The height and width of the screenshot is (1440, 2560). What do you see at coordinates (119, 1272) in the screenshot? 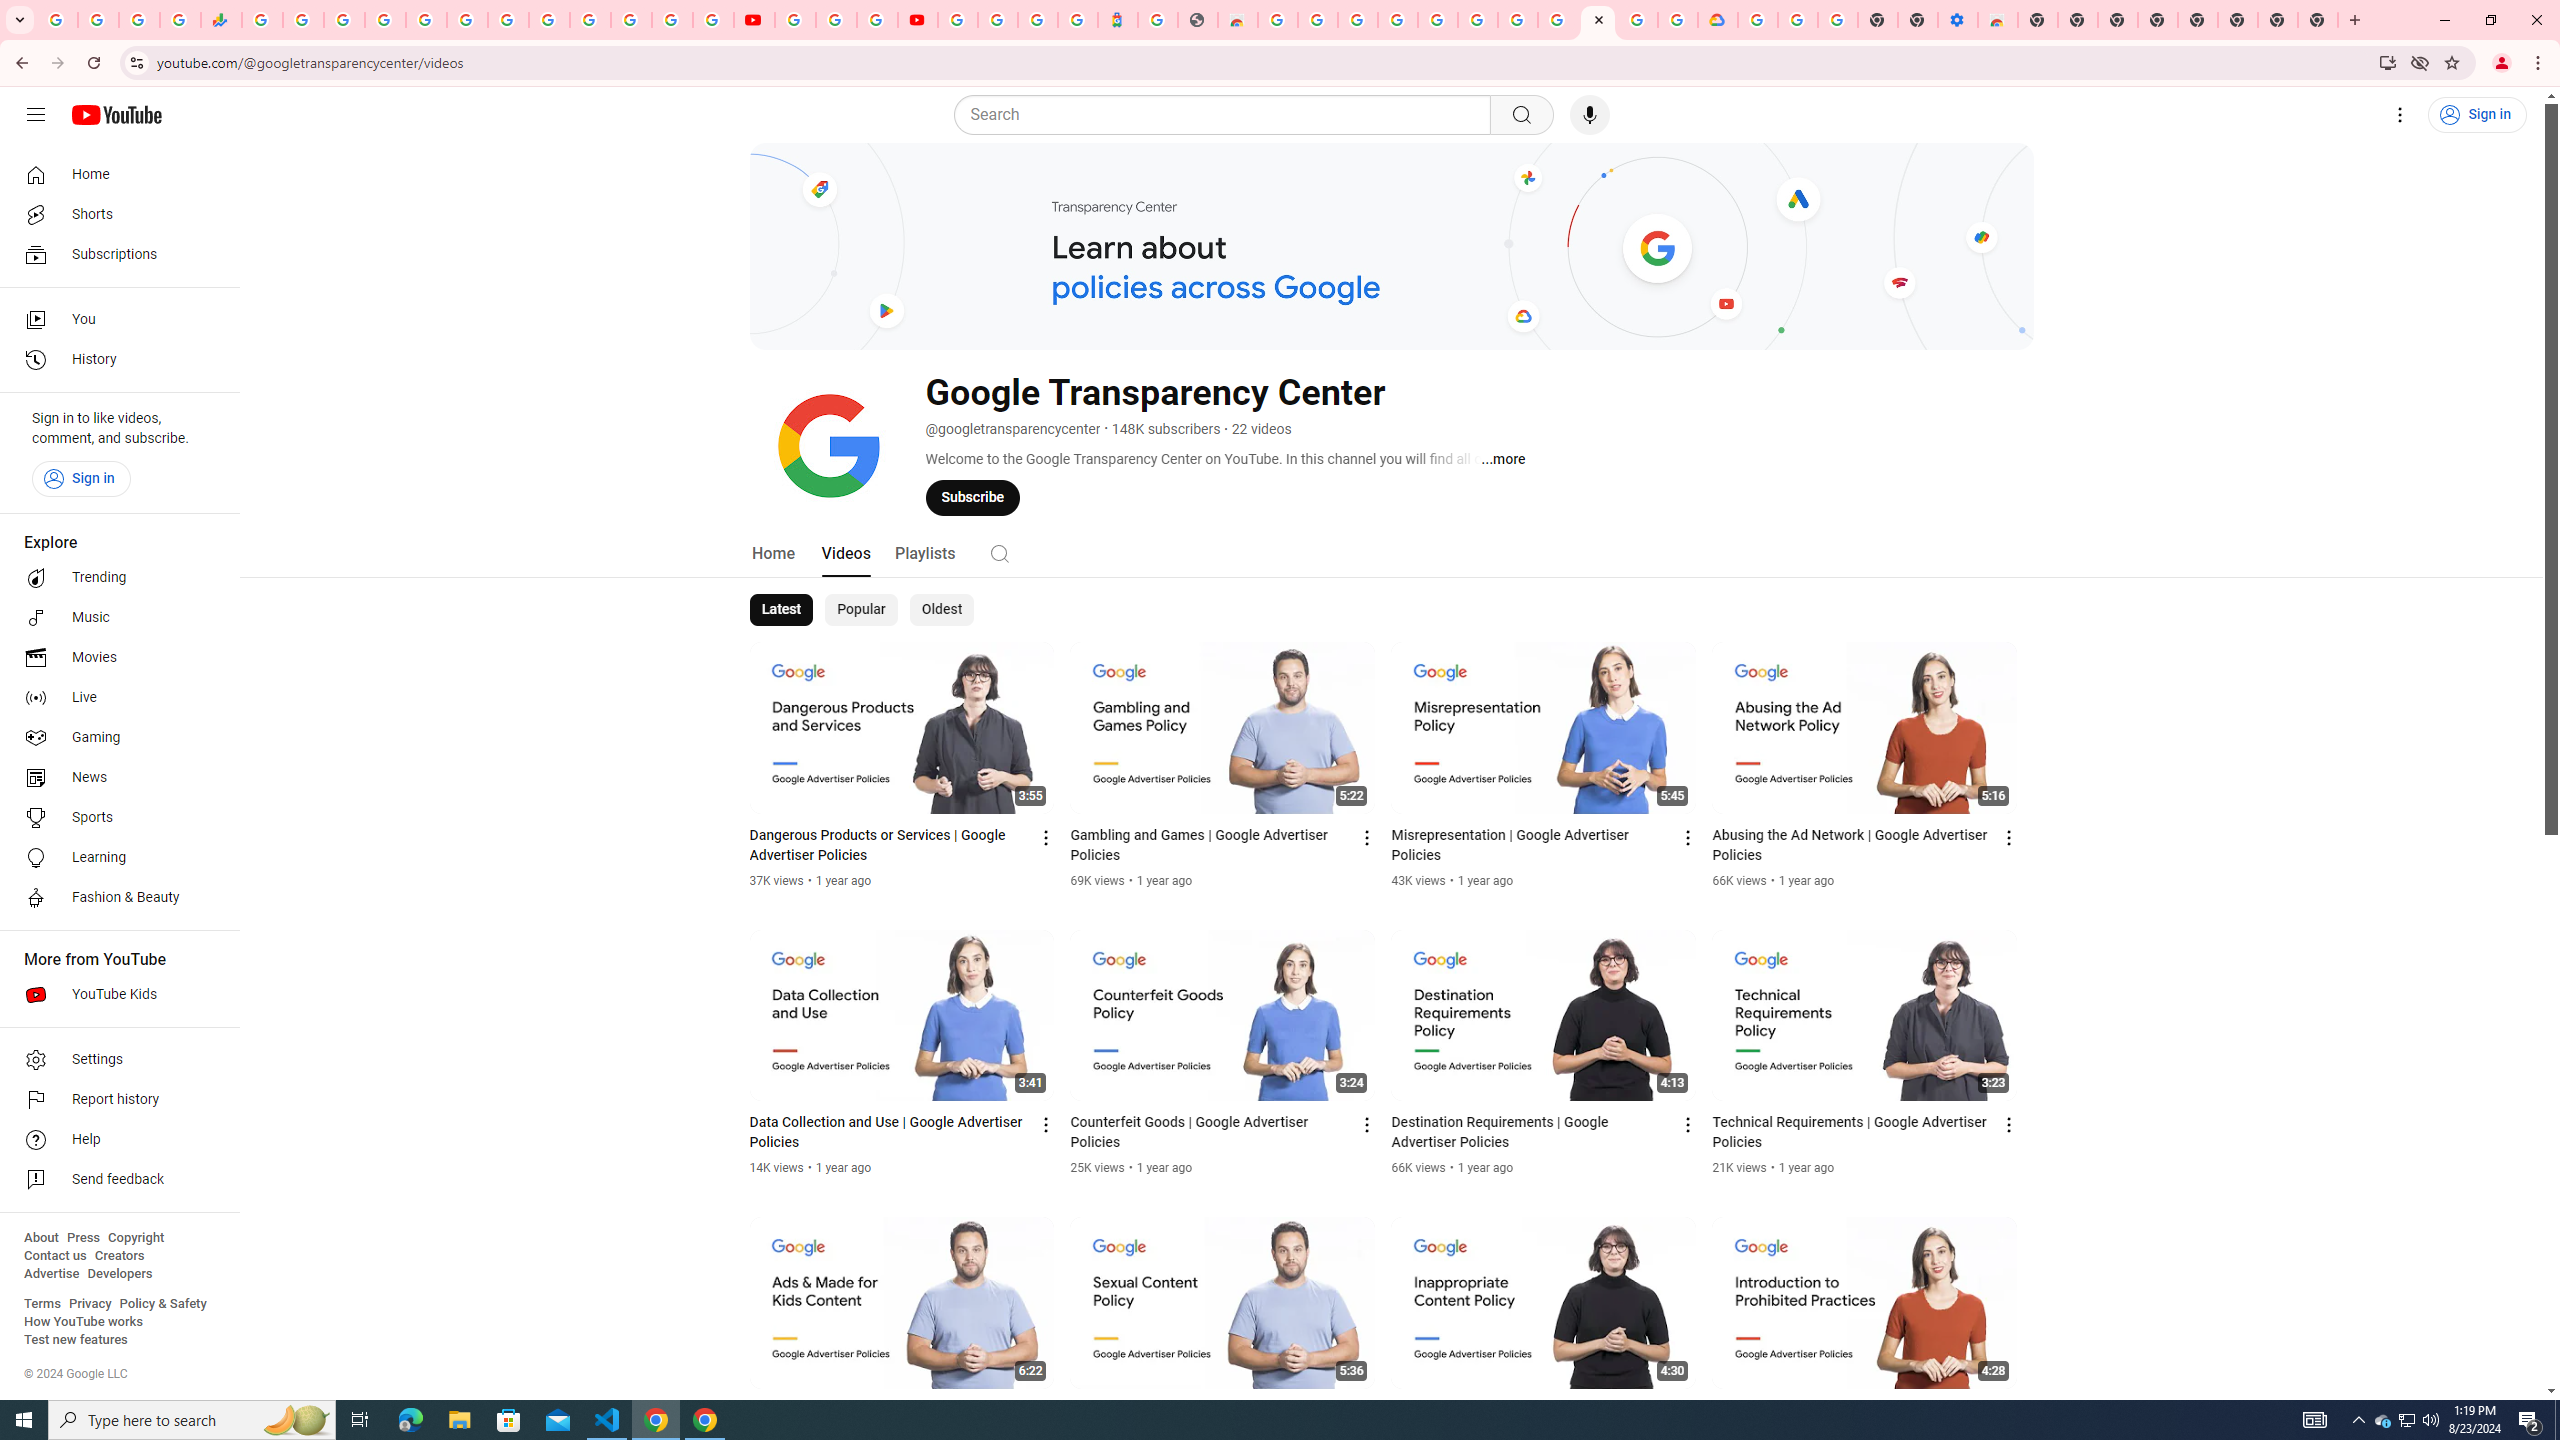
I see `'Developers'` at bounding box center [119, 1272].